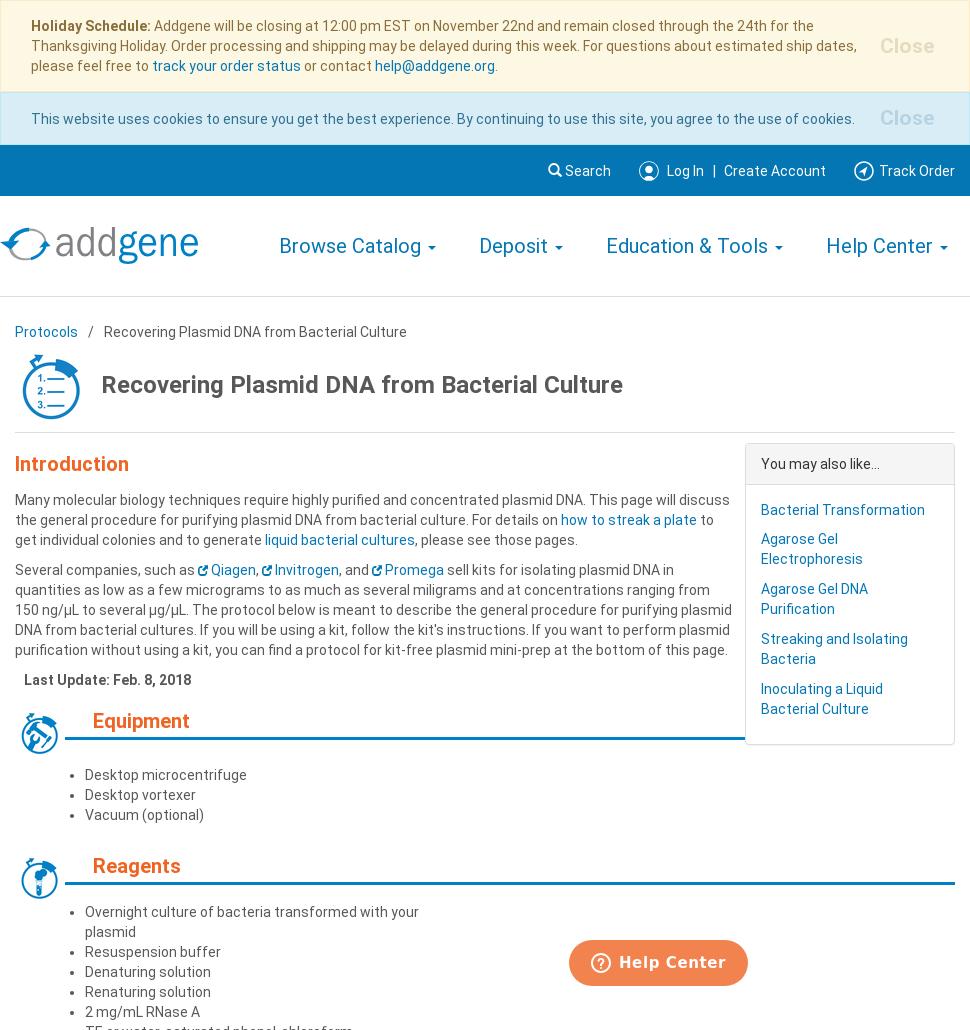  Describe the element at coordinates (251, 921) in the screenshot. I see `'Overnight culture of bacteria transformed with your plasmid'` at that location.